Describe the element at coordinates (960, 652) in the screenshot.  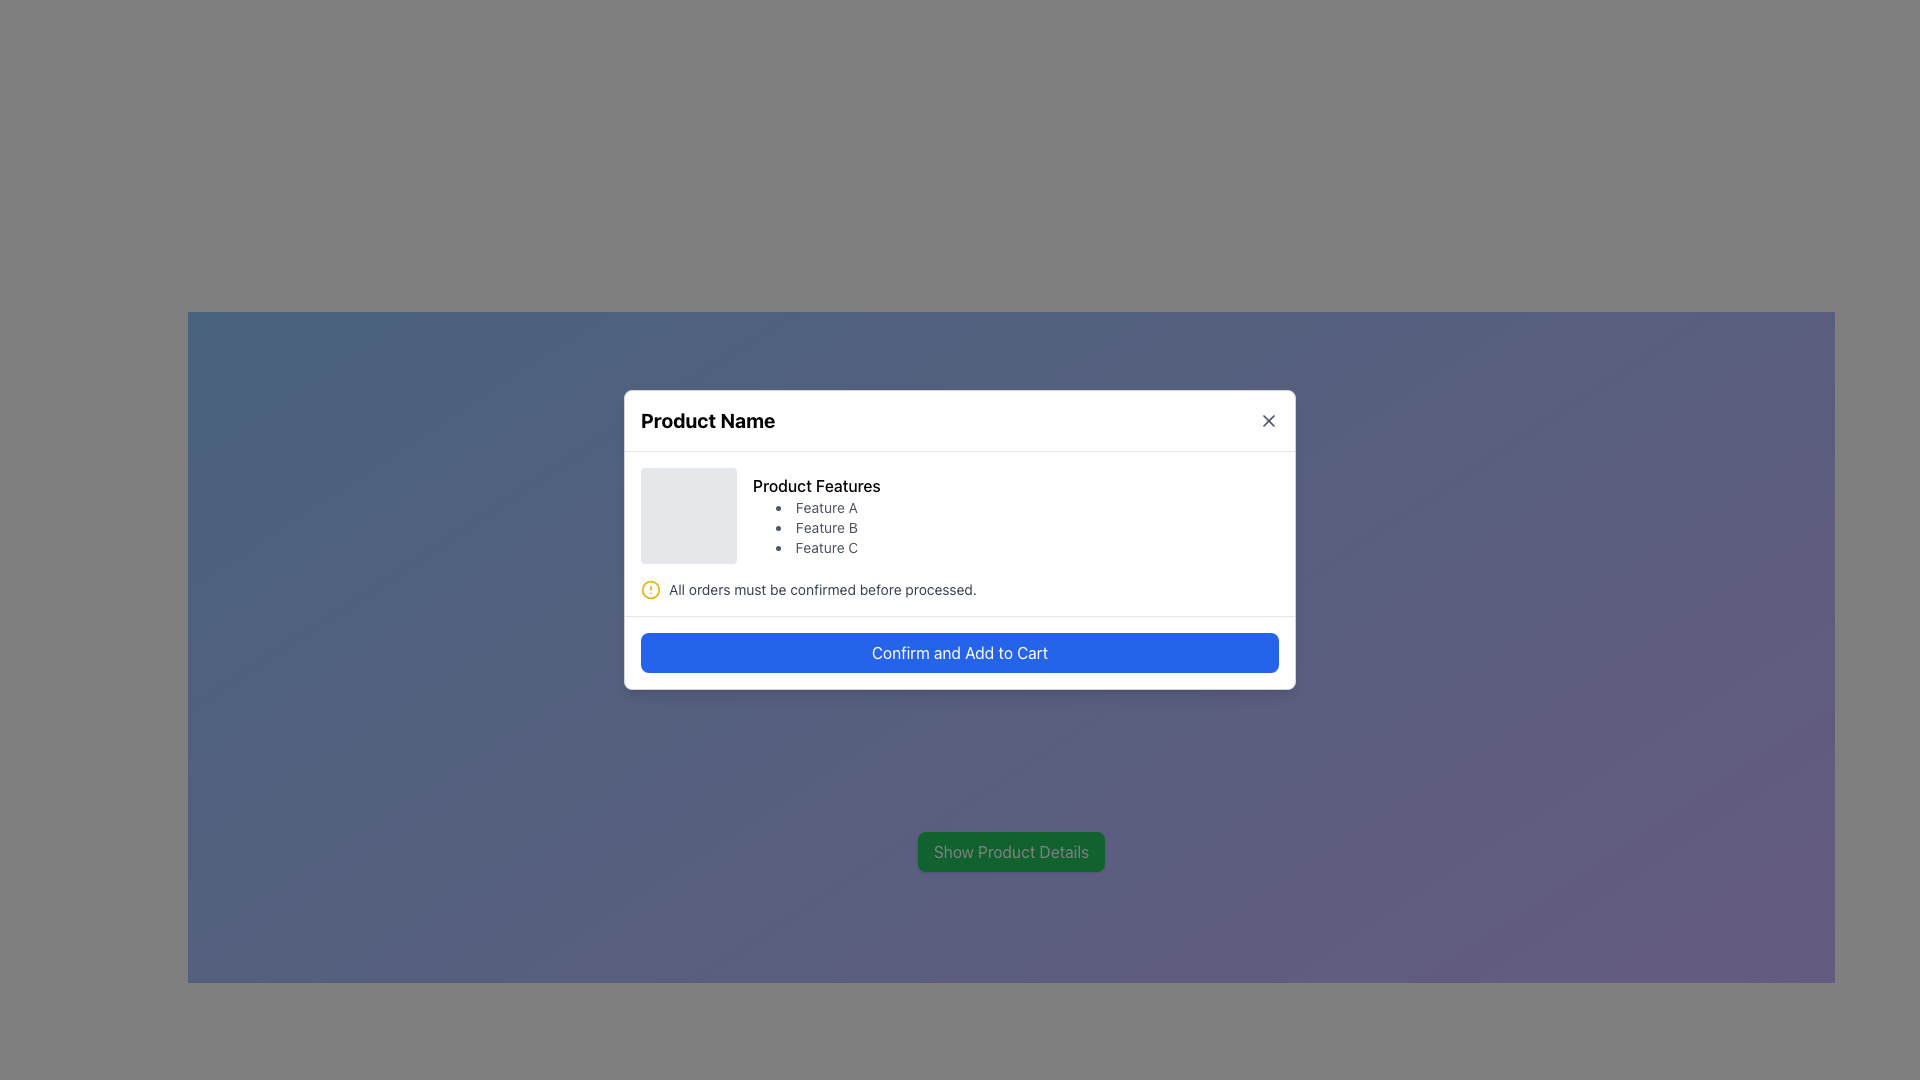
I see `the confirmation button located at the bottom of the dialog box to confirm and add the item to the shopping cart` at that location.